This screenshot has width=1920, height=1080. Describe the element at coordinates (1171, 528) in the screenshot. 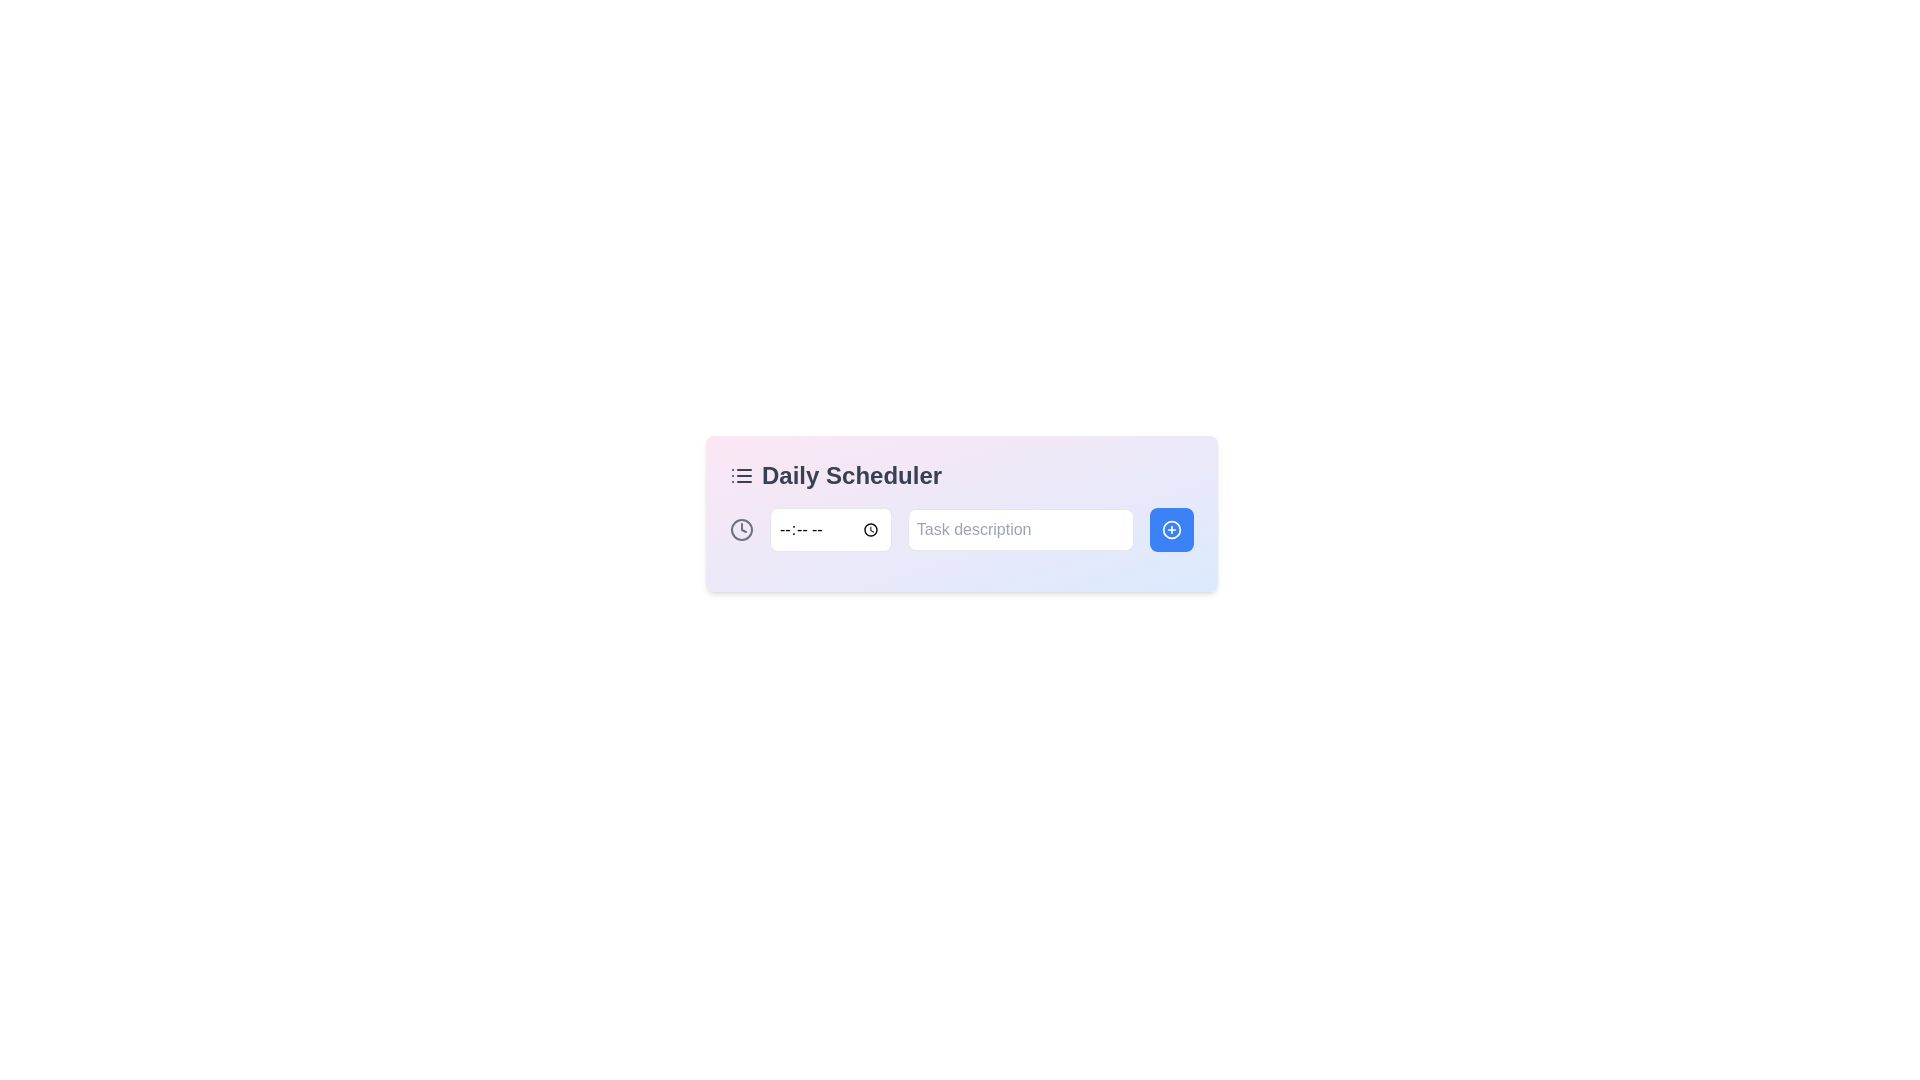

I see `the Icon Button with a '+' symbol located at the right edge of the 'Daily Scheduler' bar` at that location.